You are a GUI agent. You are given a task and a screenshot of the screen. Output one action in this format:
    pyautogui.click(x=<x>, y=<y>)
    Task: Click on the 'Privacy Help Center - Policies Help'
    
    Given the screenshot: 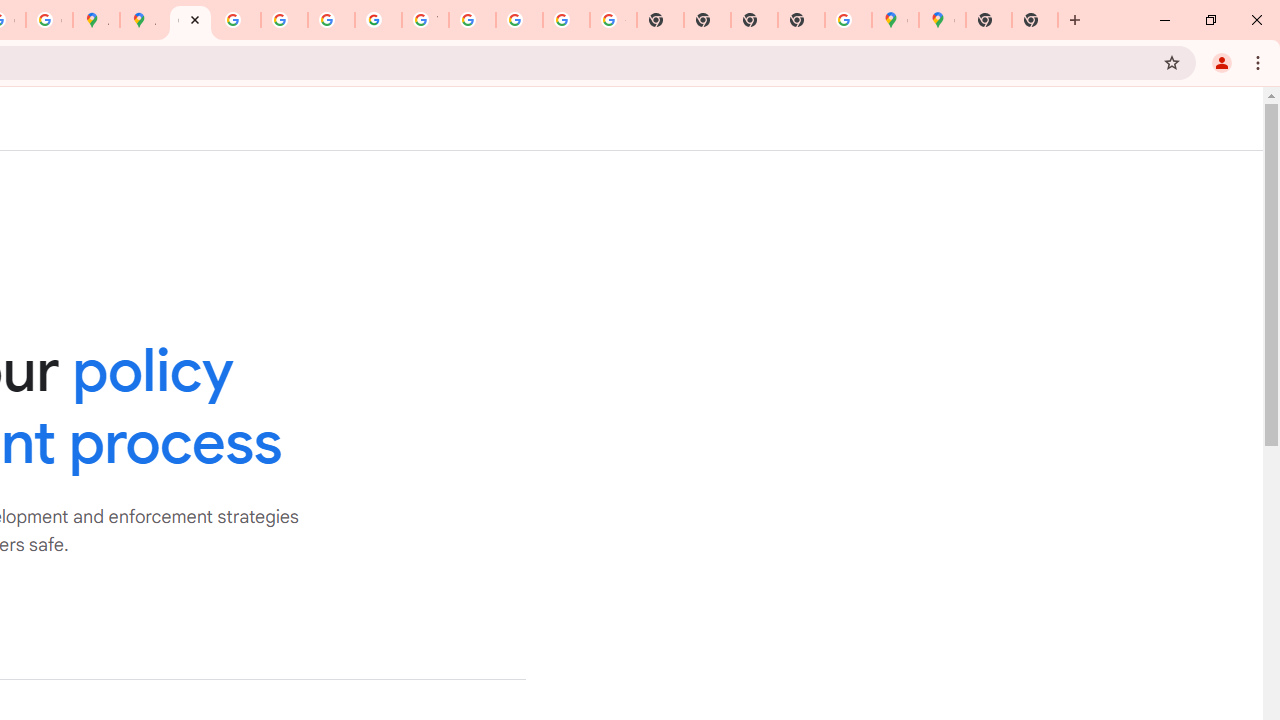 What is the action you would take?
    pyautogui.click(x=237, y=20)
    